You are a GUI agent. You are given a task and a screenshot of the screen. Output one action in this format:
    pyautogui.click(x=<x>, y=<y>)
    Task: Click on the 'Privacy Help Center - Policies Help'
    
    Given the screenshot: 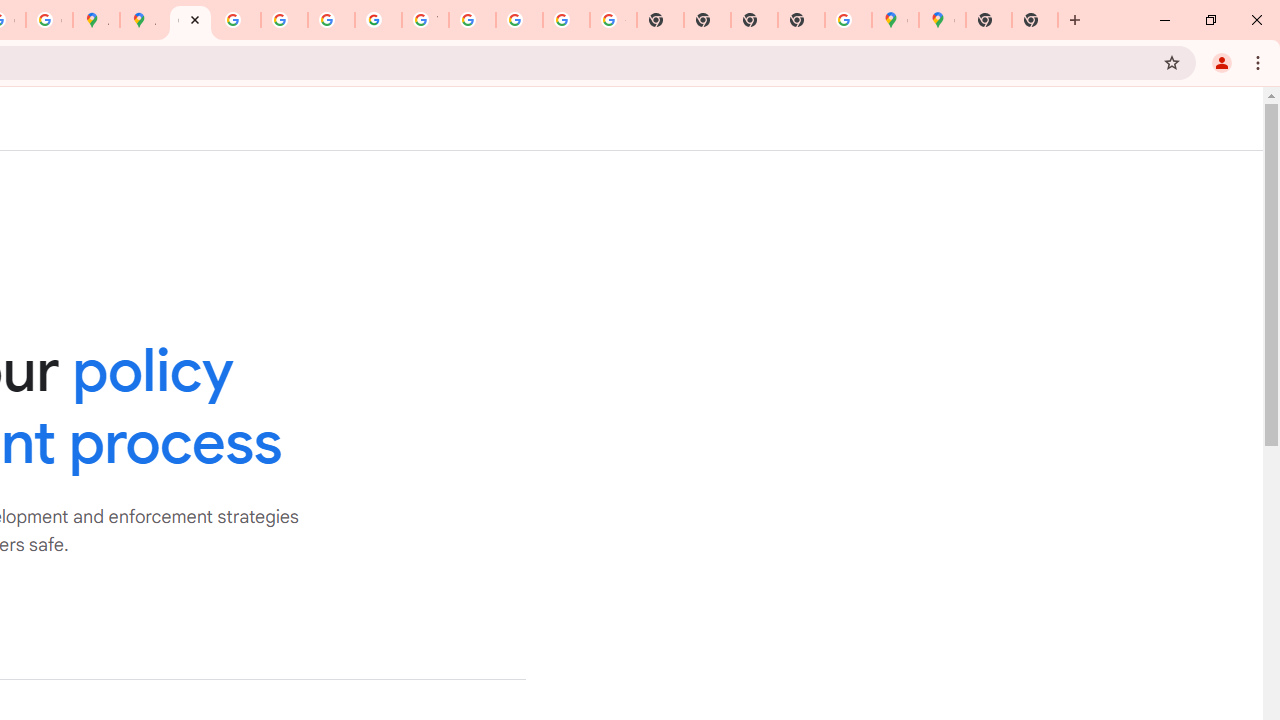 What is the action you would take?
    pyautogui.click(x=237, y=20)
    